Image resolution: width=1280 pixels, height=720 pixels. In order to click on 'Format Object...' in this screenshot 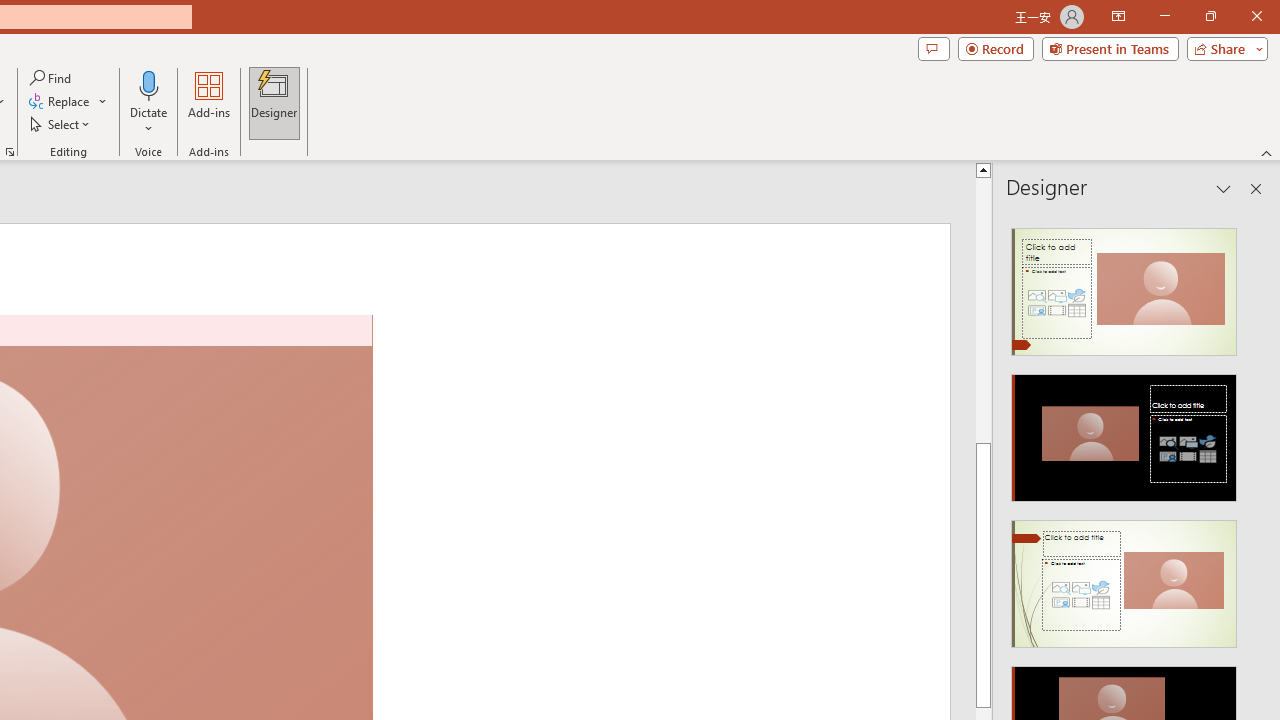, I will do `click(10, 150)`.